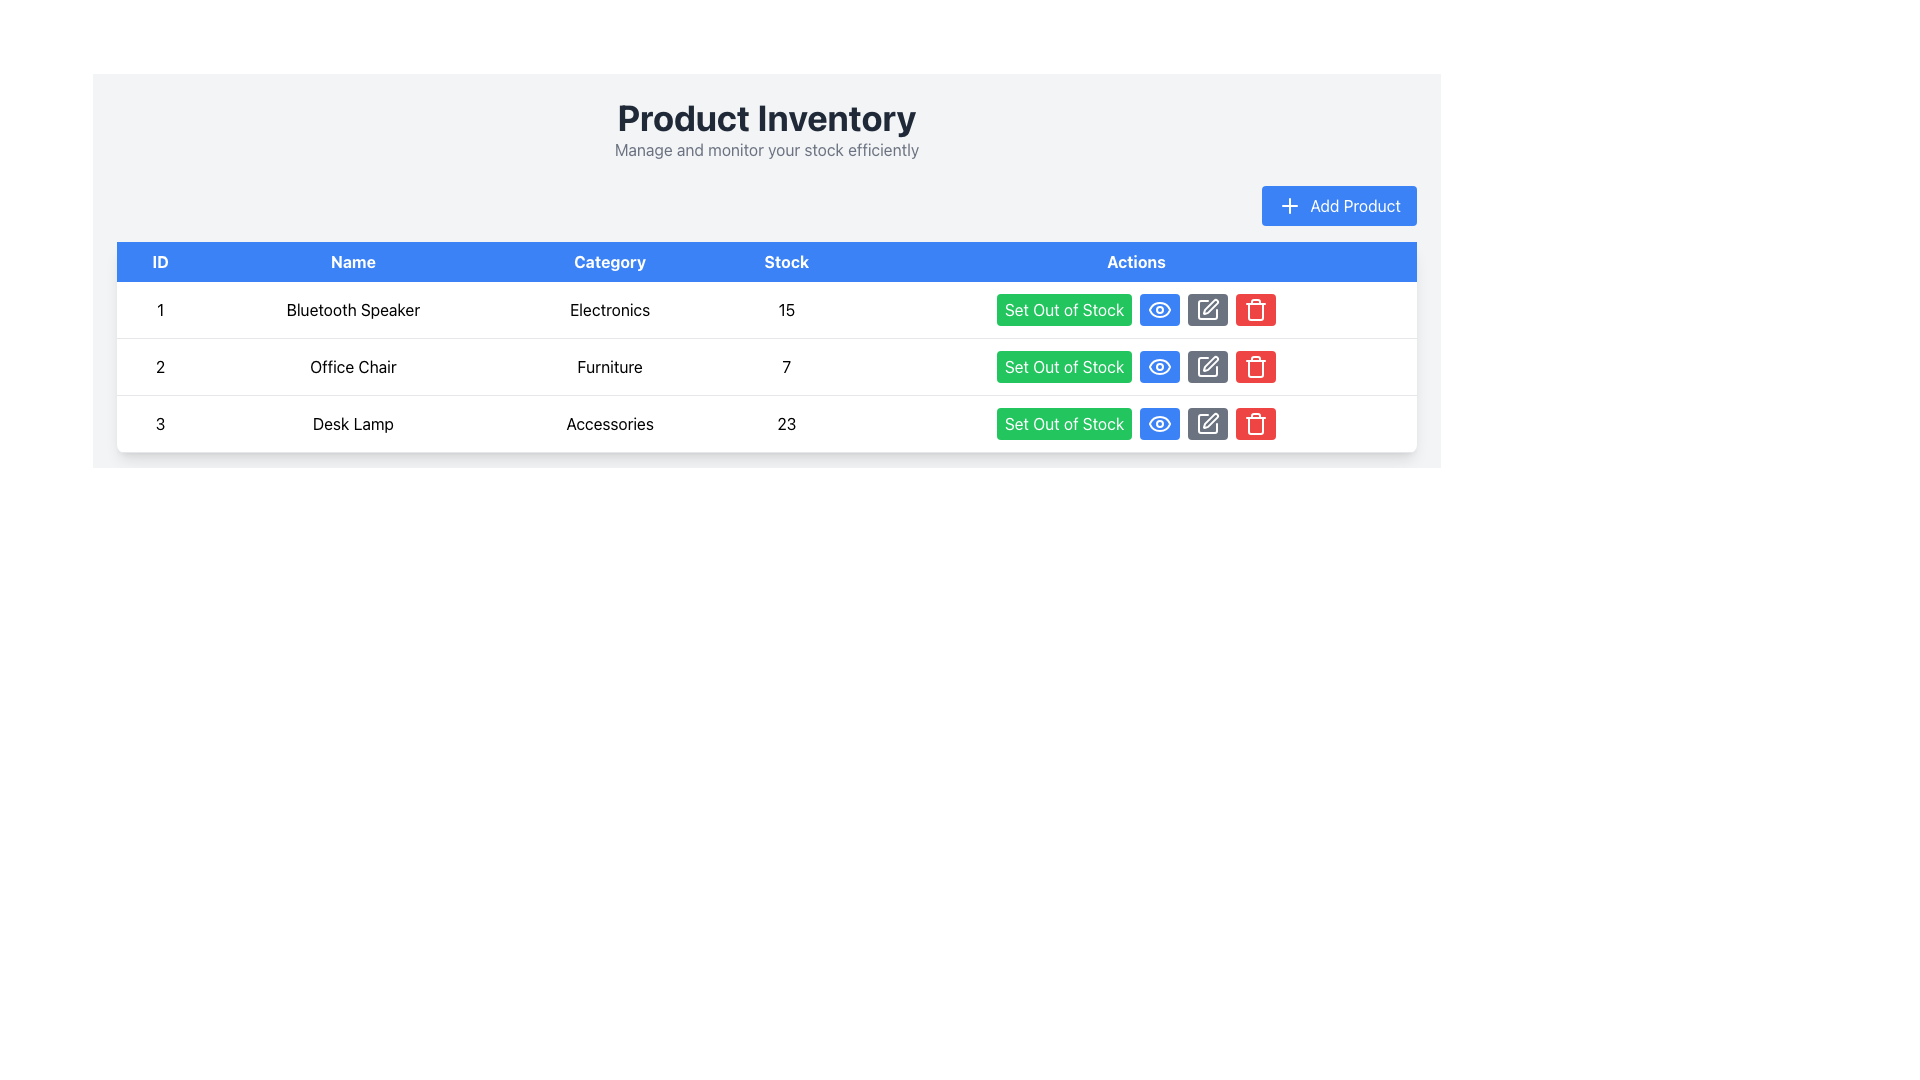  I want to click on the second action button in the 'Actions' column of the third row of the product table for 'Desk Lamp', so click(1160, 423).